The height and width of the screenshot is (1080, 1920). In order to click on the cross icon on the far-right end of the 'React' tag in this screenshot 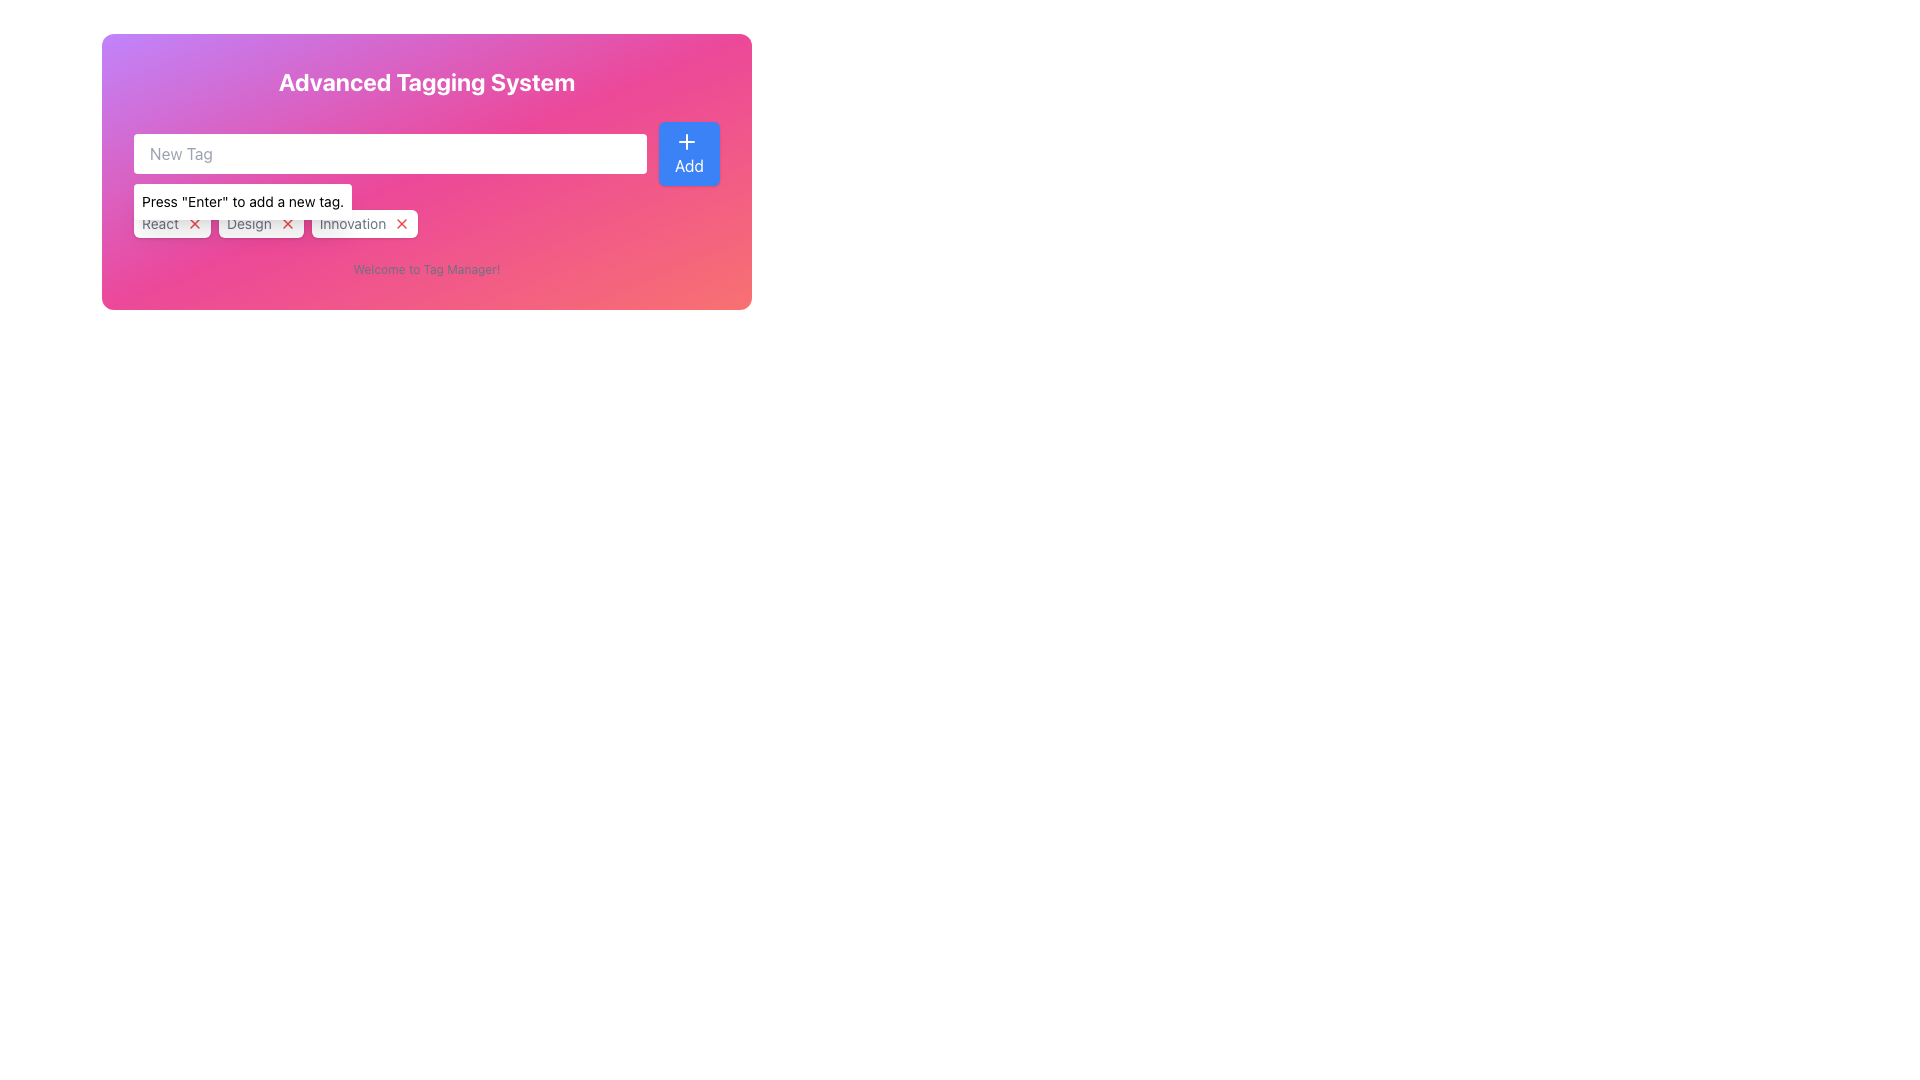, I will do `click(194, 223)`.